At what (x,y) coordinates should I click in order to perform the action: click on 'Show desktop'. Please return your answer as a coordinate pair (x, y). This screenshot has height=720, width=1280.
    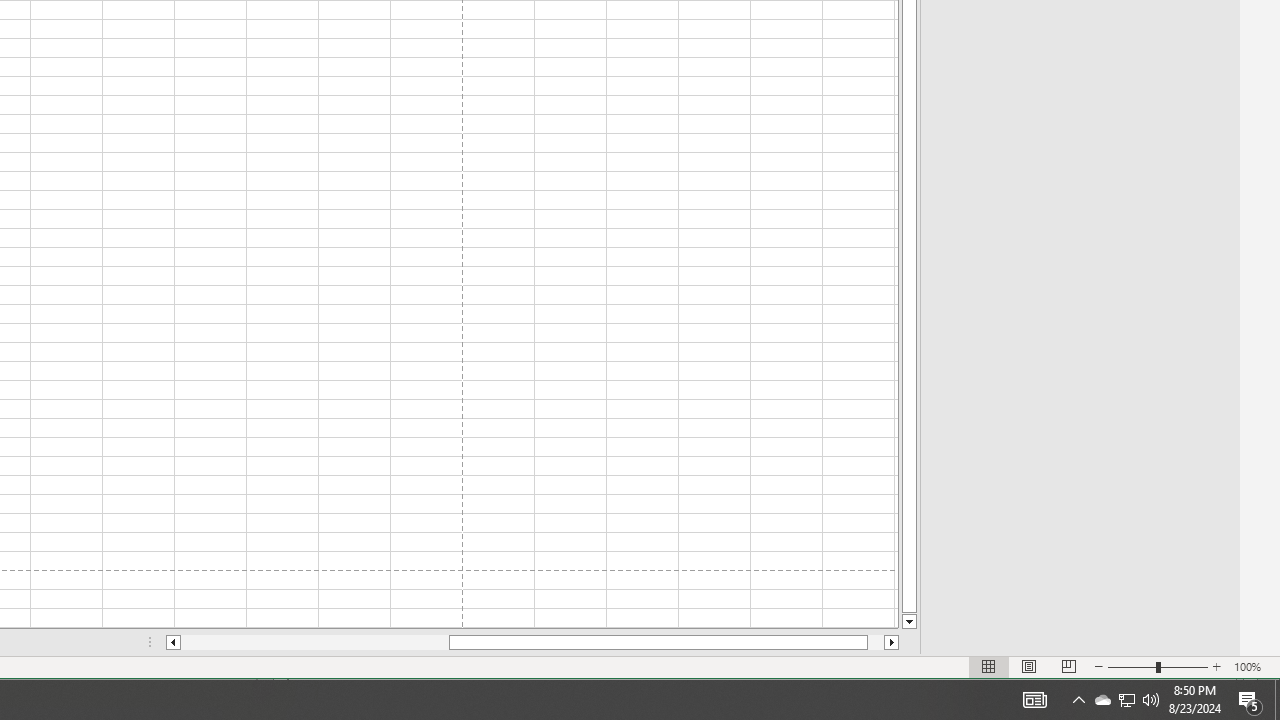
    Looking at the image, I should click on (1276, 698).